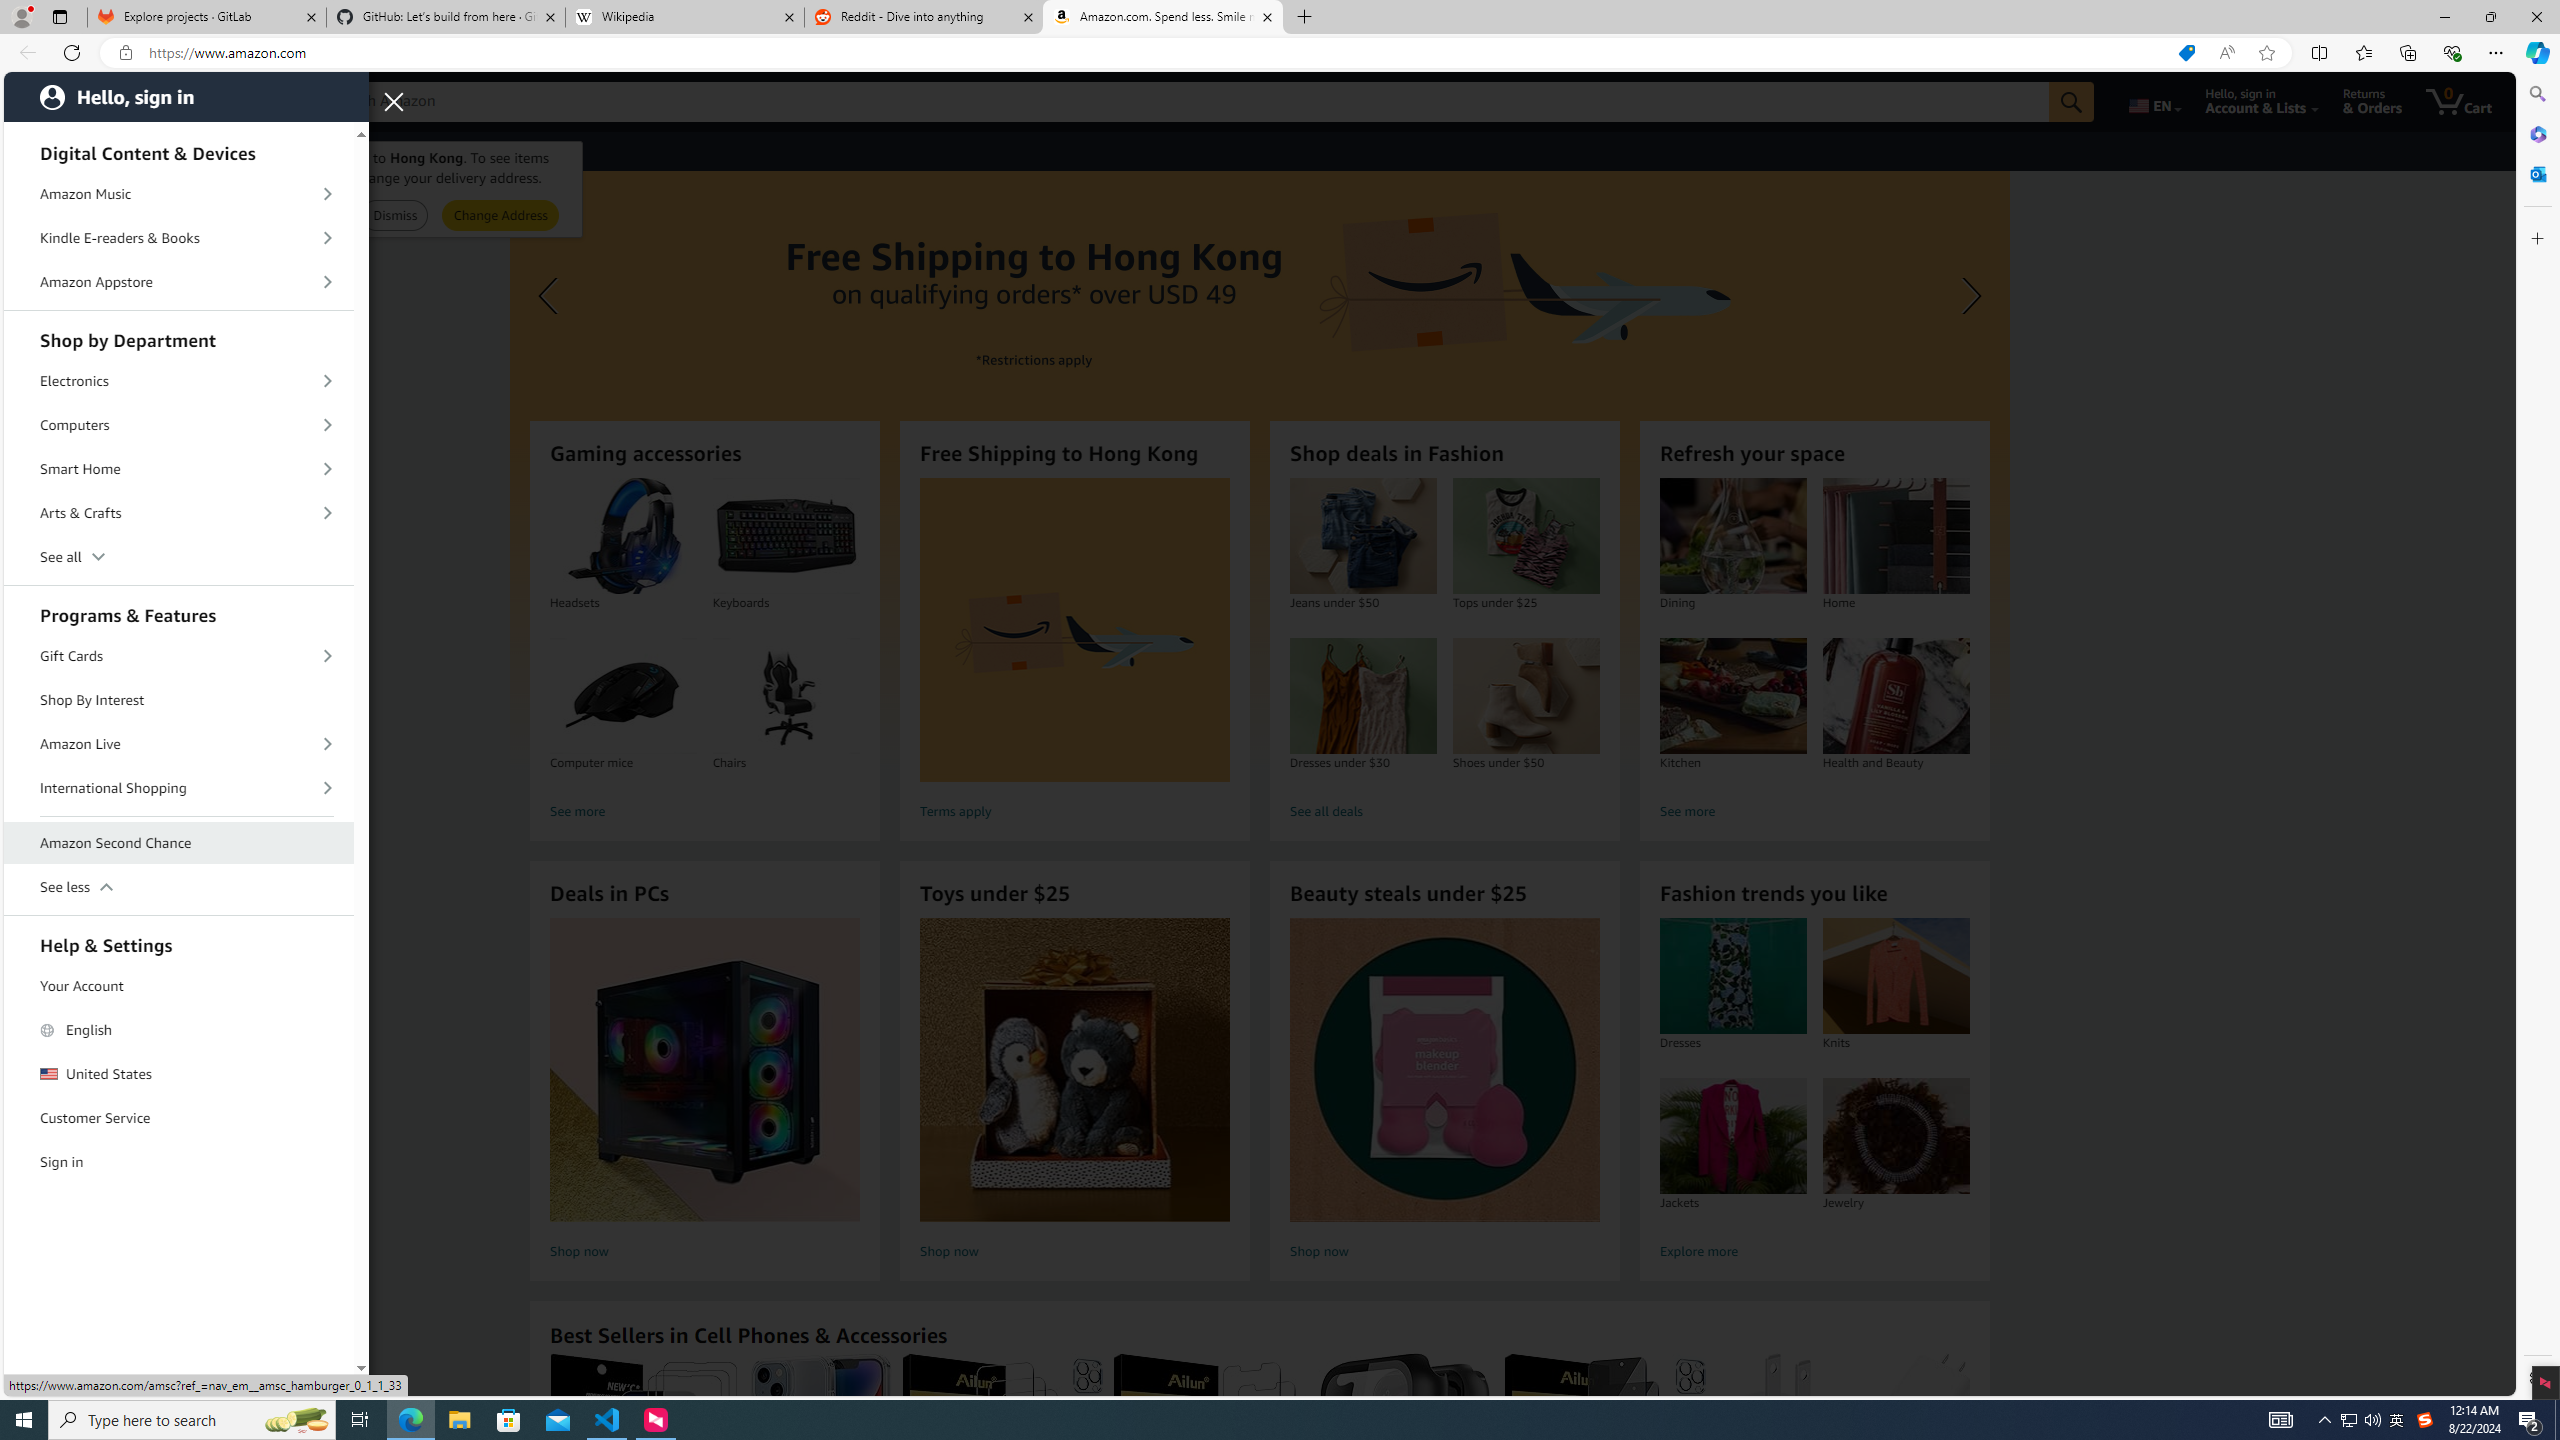 This screenshot has height=1440, width=2560. I want to click on 'Shop By Interest', so click(179, 700).